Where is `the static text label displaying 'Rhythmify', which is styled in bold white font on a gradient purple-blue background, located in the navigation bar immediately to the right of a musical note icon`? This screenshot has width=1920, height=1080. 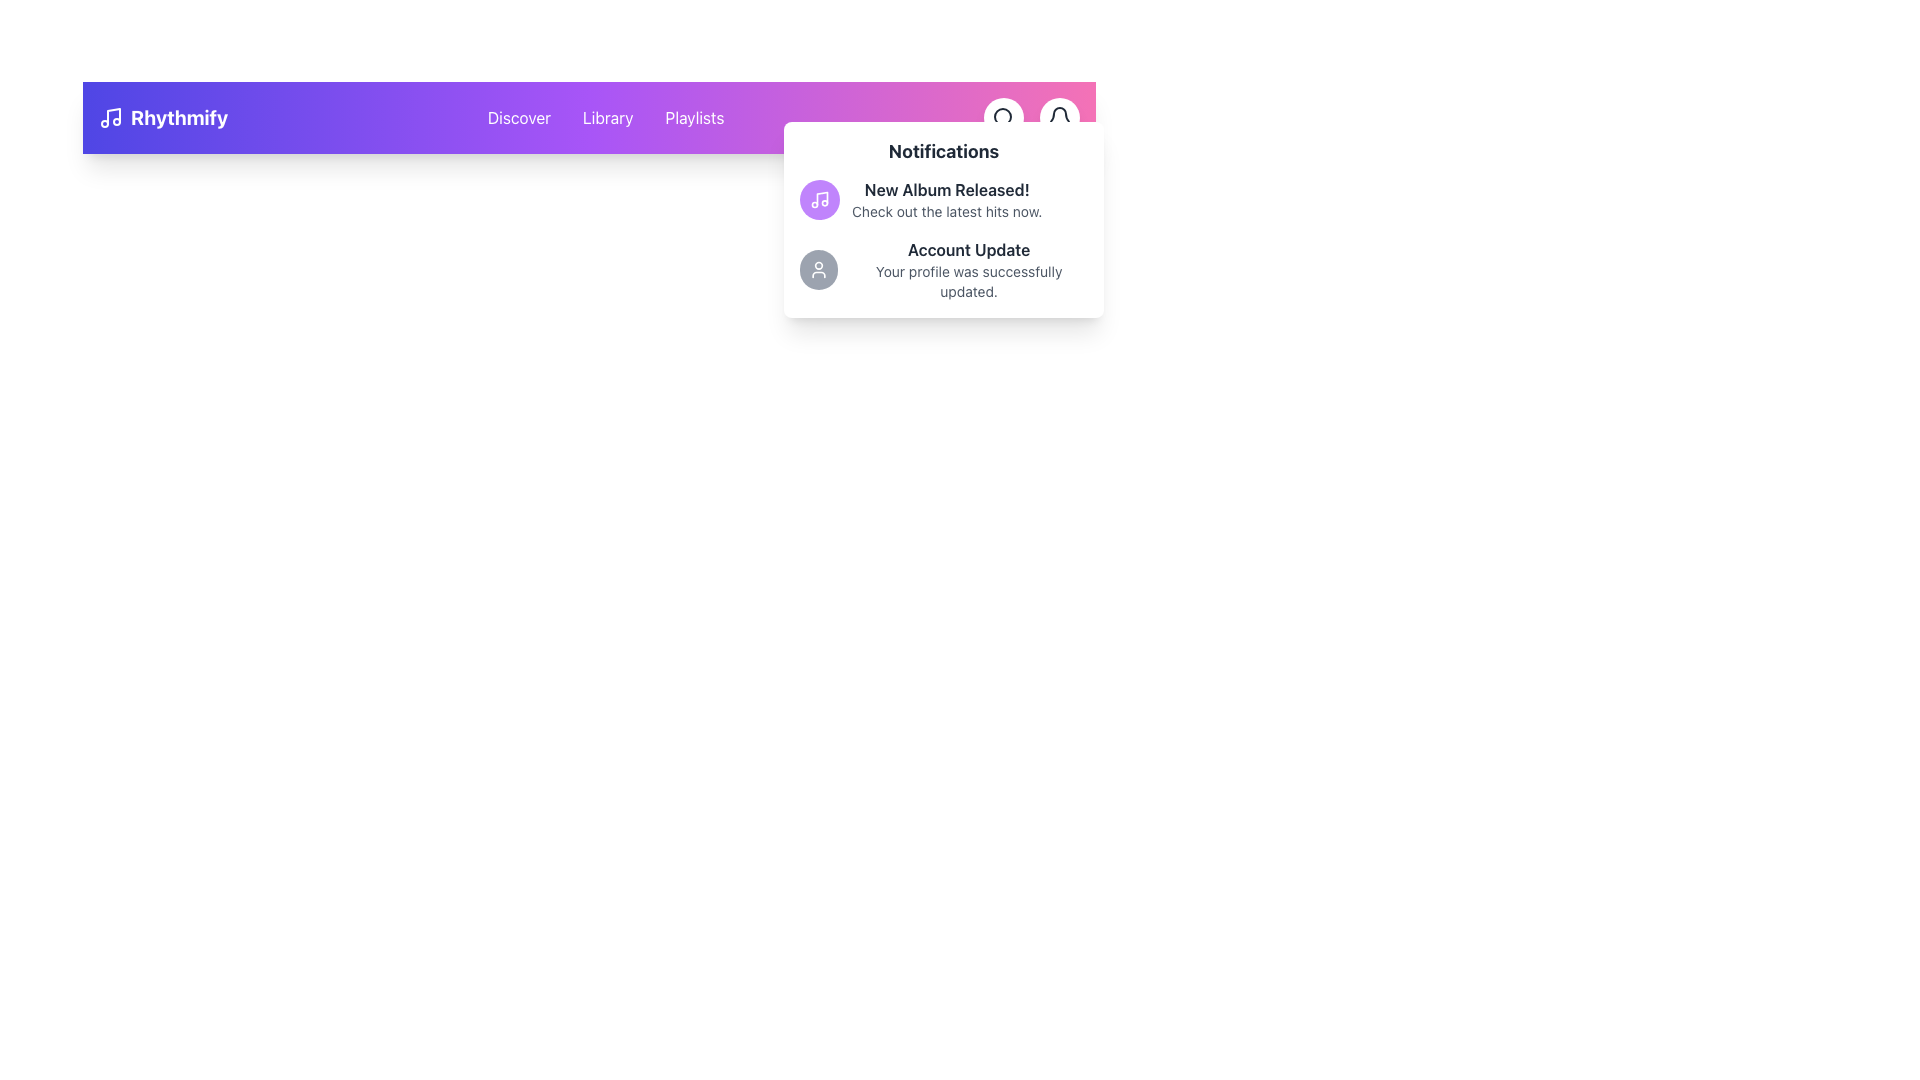
the static text label displaying 'Rhythmify', which is styled in bold white font on a gradient purple-blue background, located in the navigation bar immediately to the right of a musical note icon is located at coordinates (179, 118).